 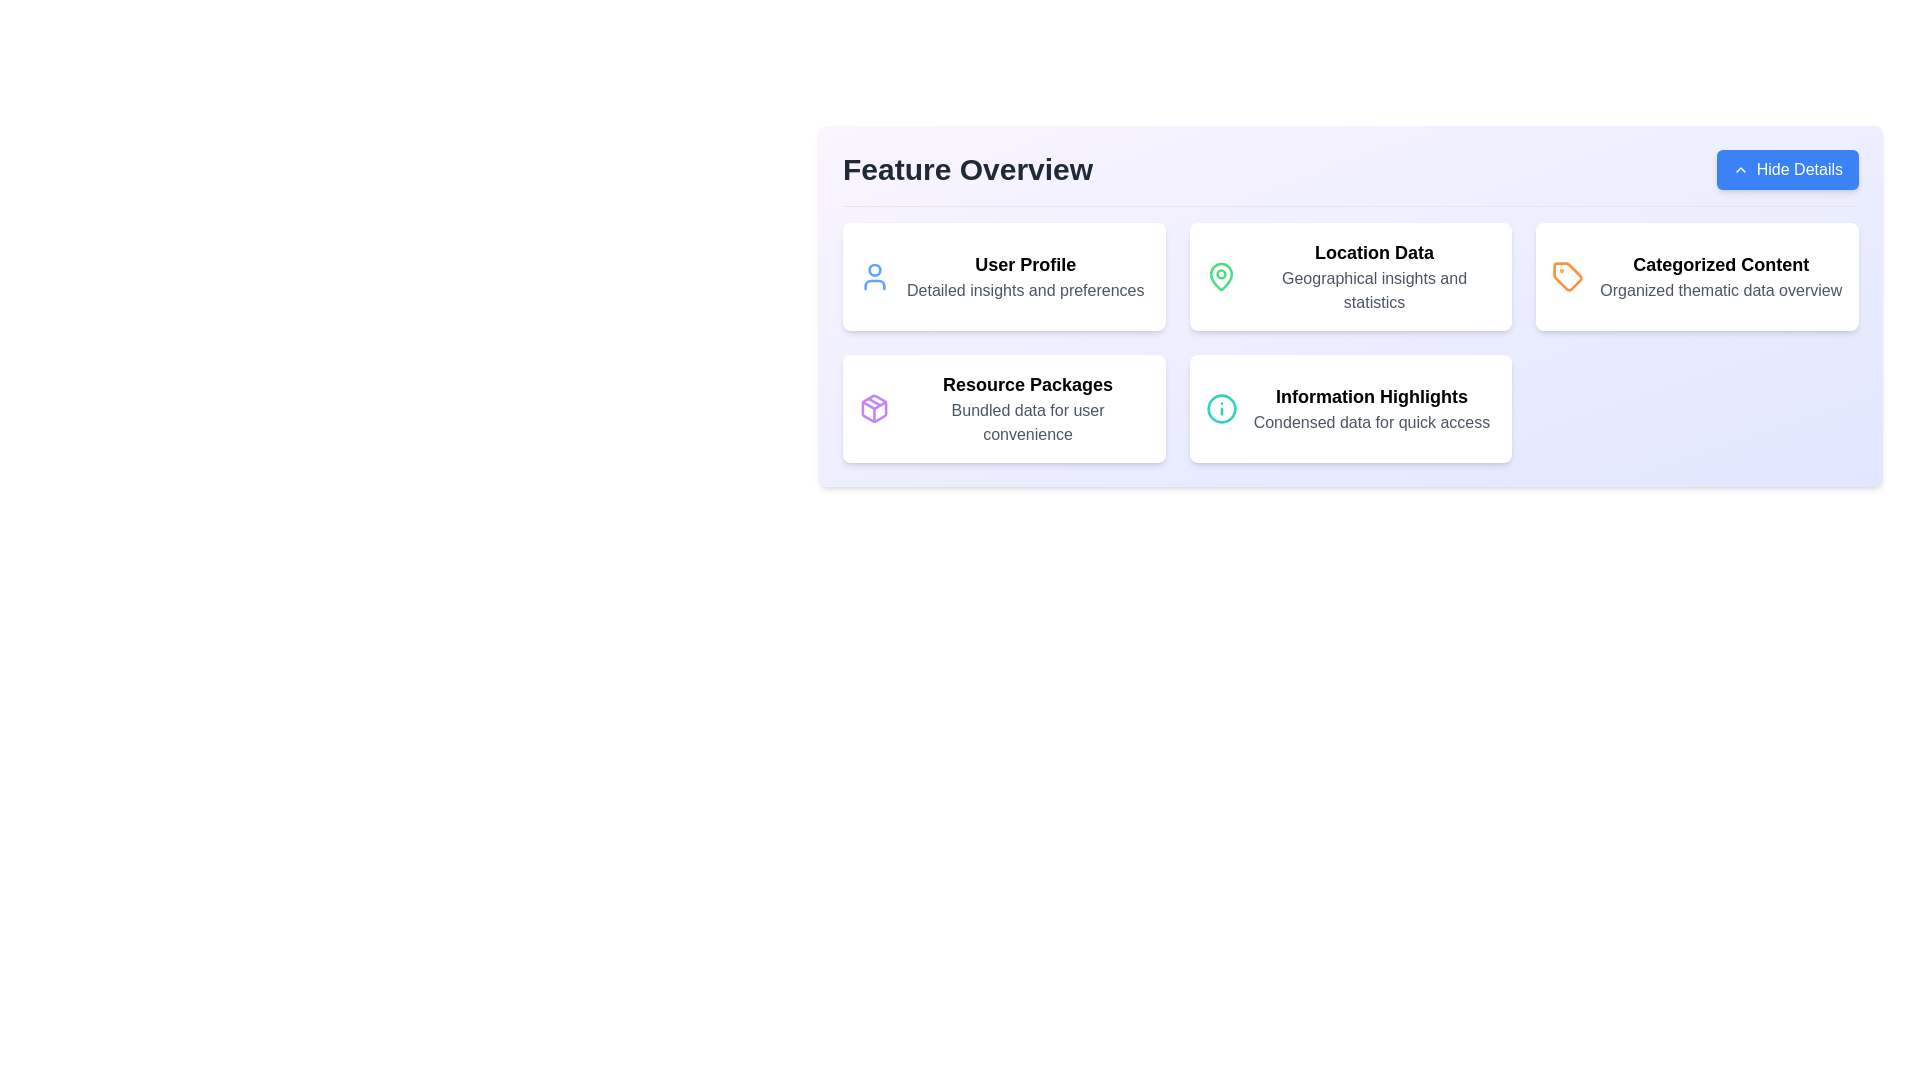 I want to click on text header located at the top-right of the card, which summarizes the content category or feature being described, so click(x=1720, y=264).